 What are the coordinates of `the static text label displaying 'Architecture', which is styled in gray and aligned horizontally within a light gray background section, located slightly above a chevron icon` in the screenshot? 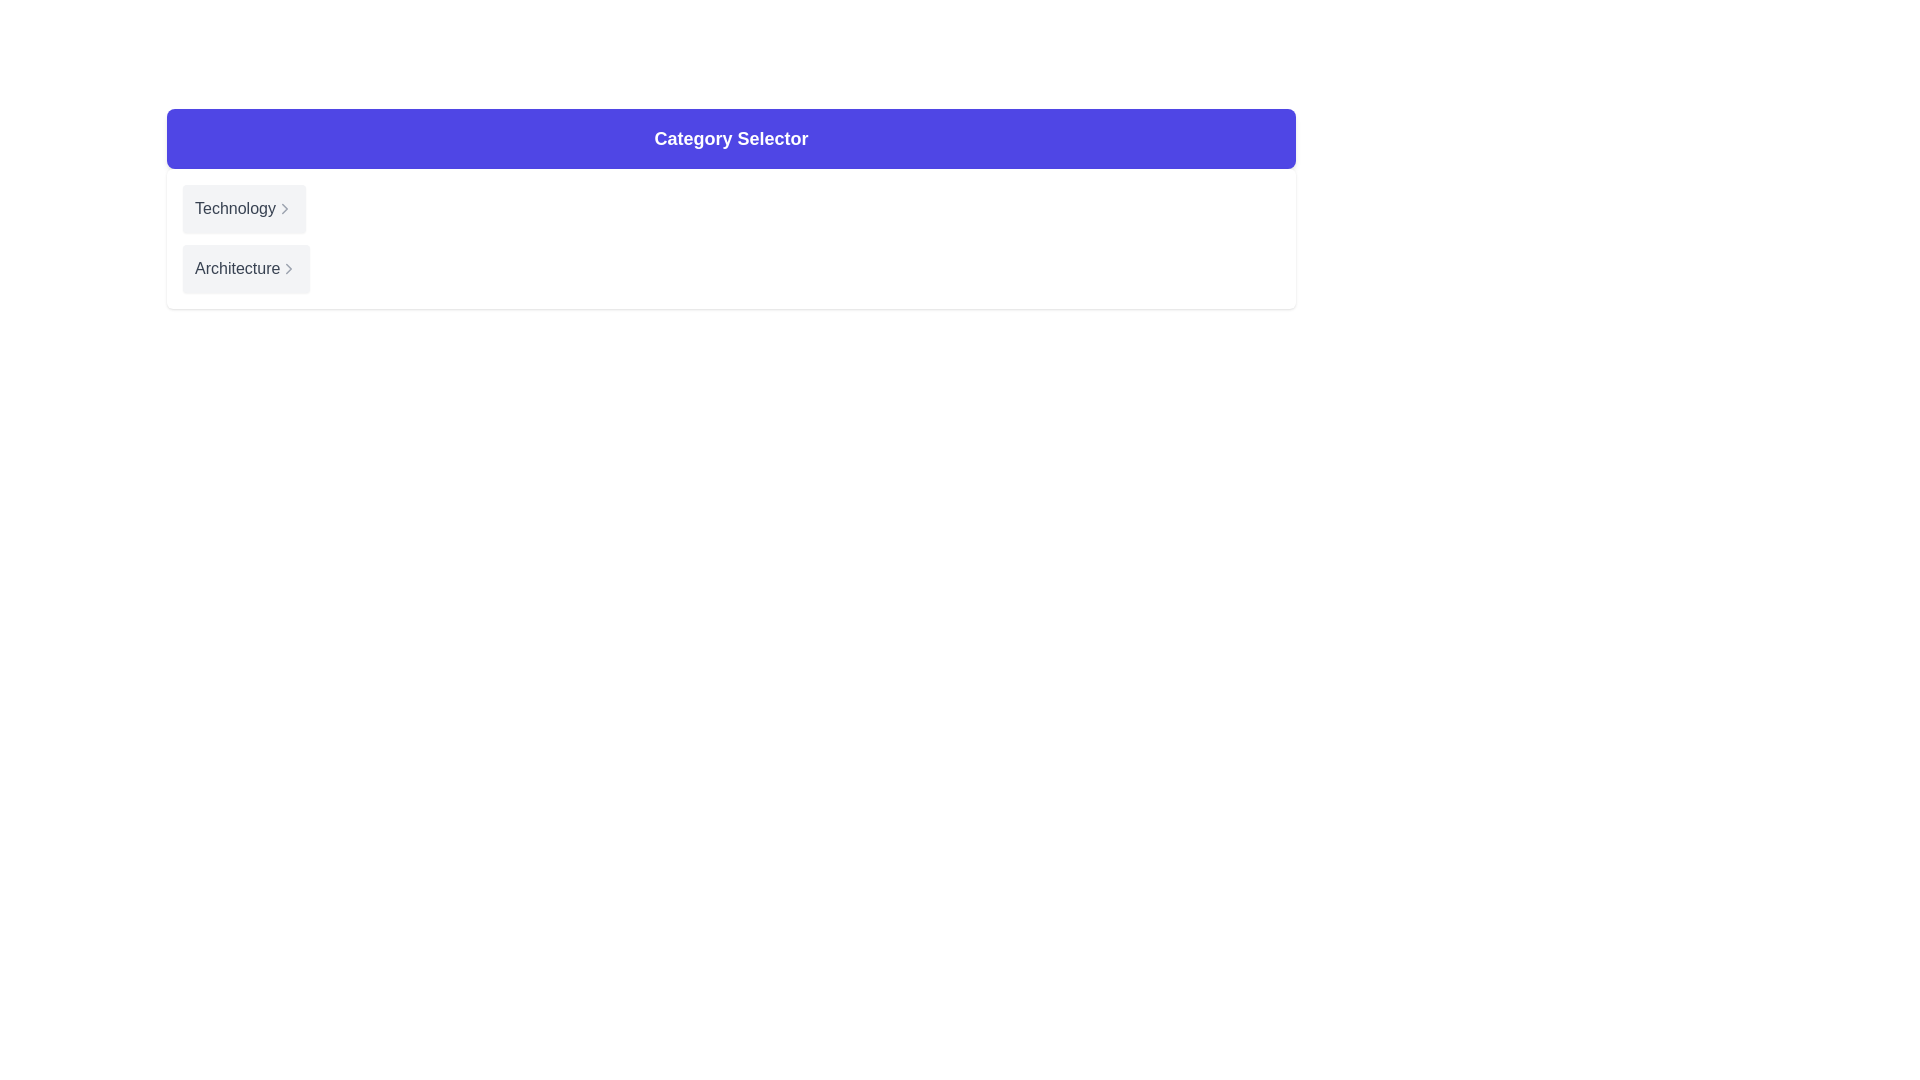 It's located at (237, 268).